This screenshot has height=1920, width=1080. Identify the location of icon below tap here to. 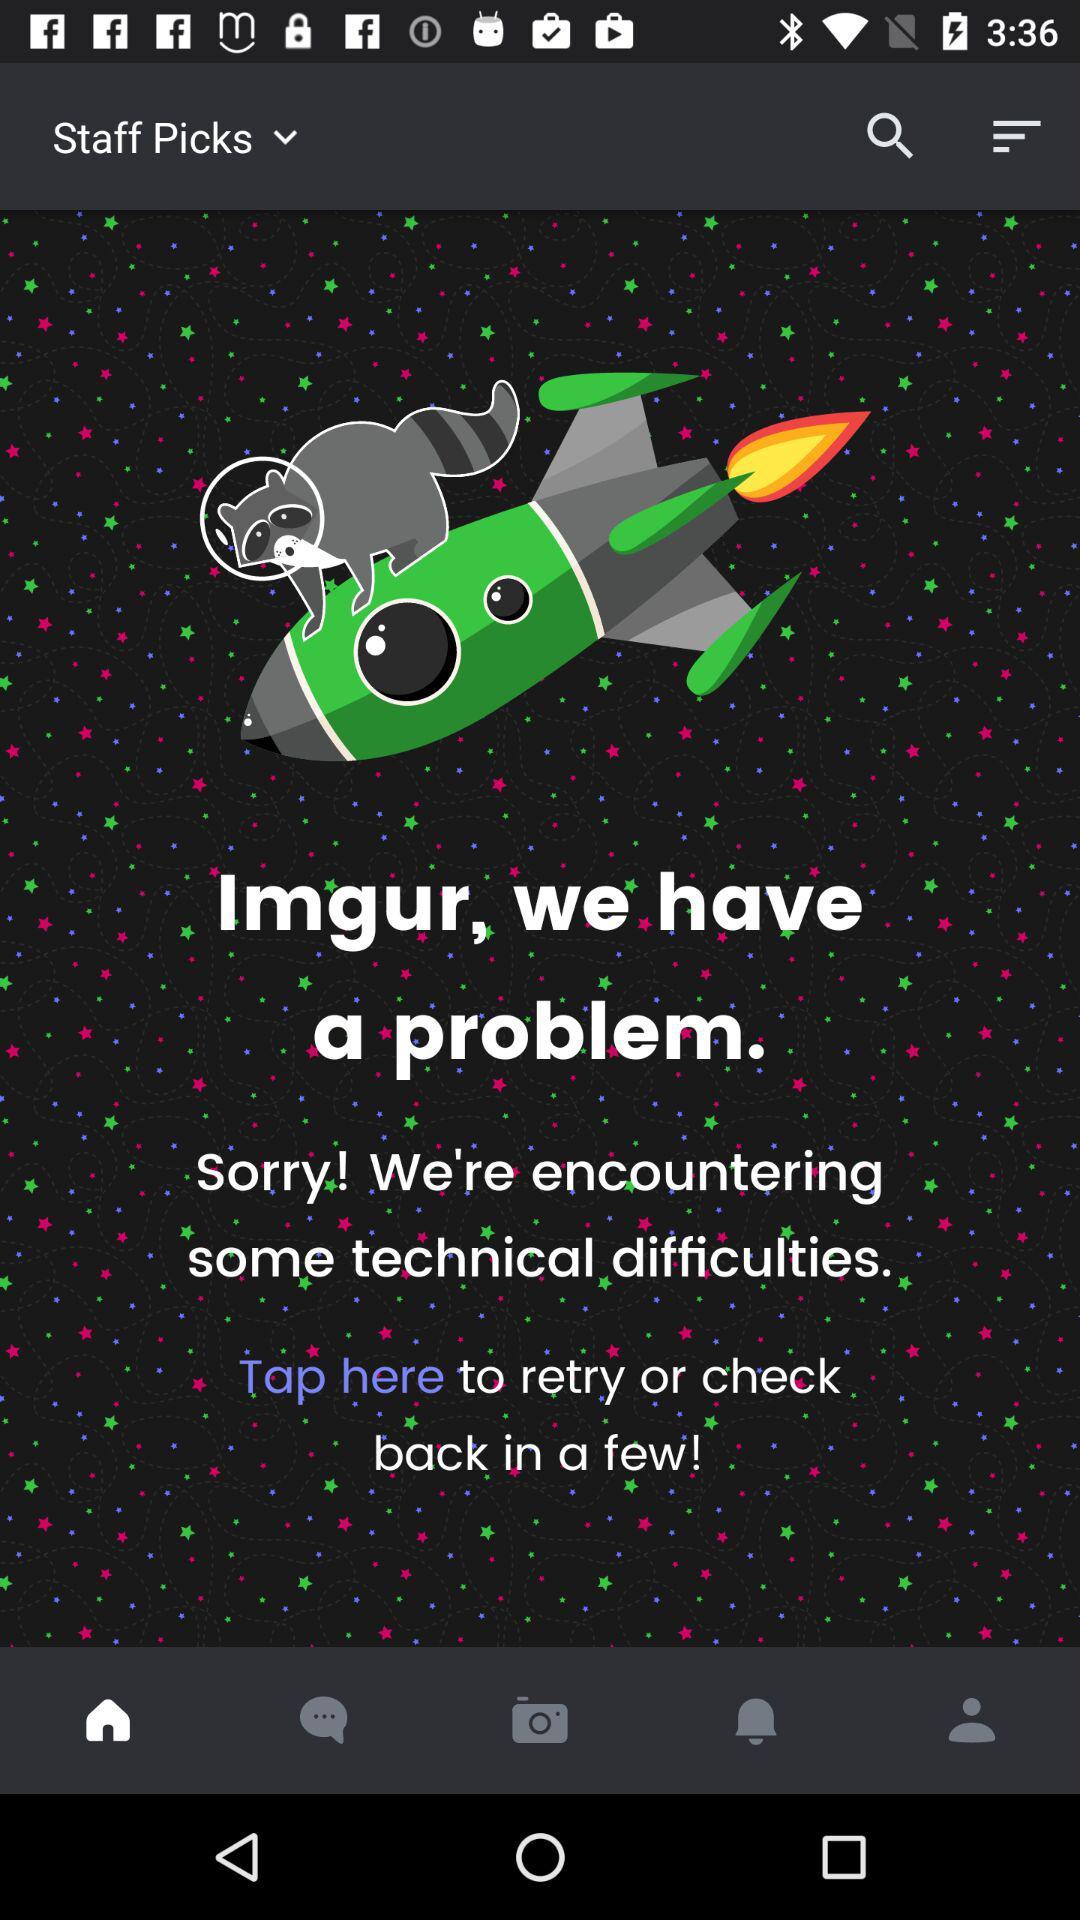
(971, 1719).